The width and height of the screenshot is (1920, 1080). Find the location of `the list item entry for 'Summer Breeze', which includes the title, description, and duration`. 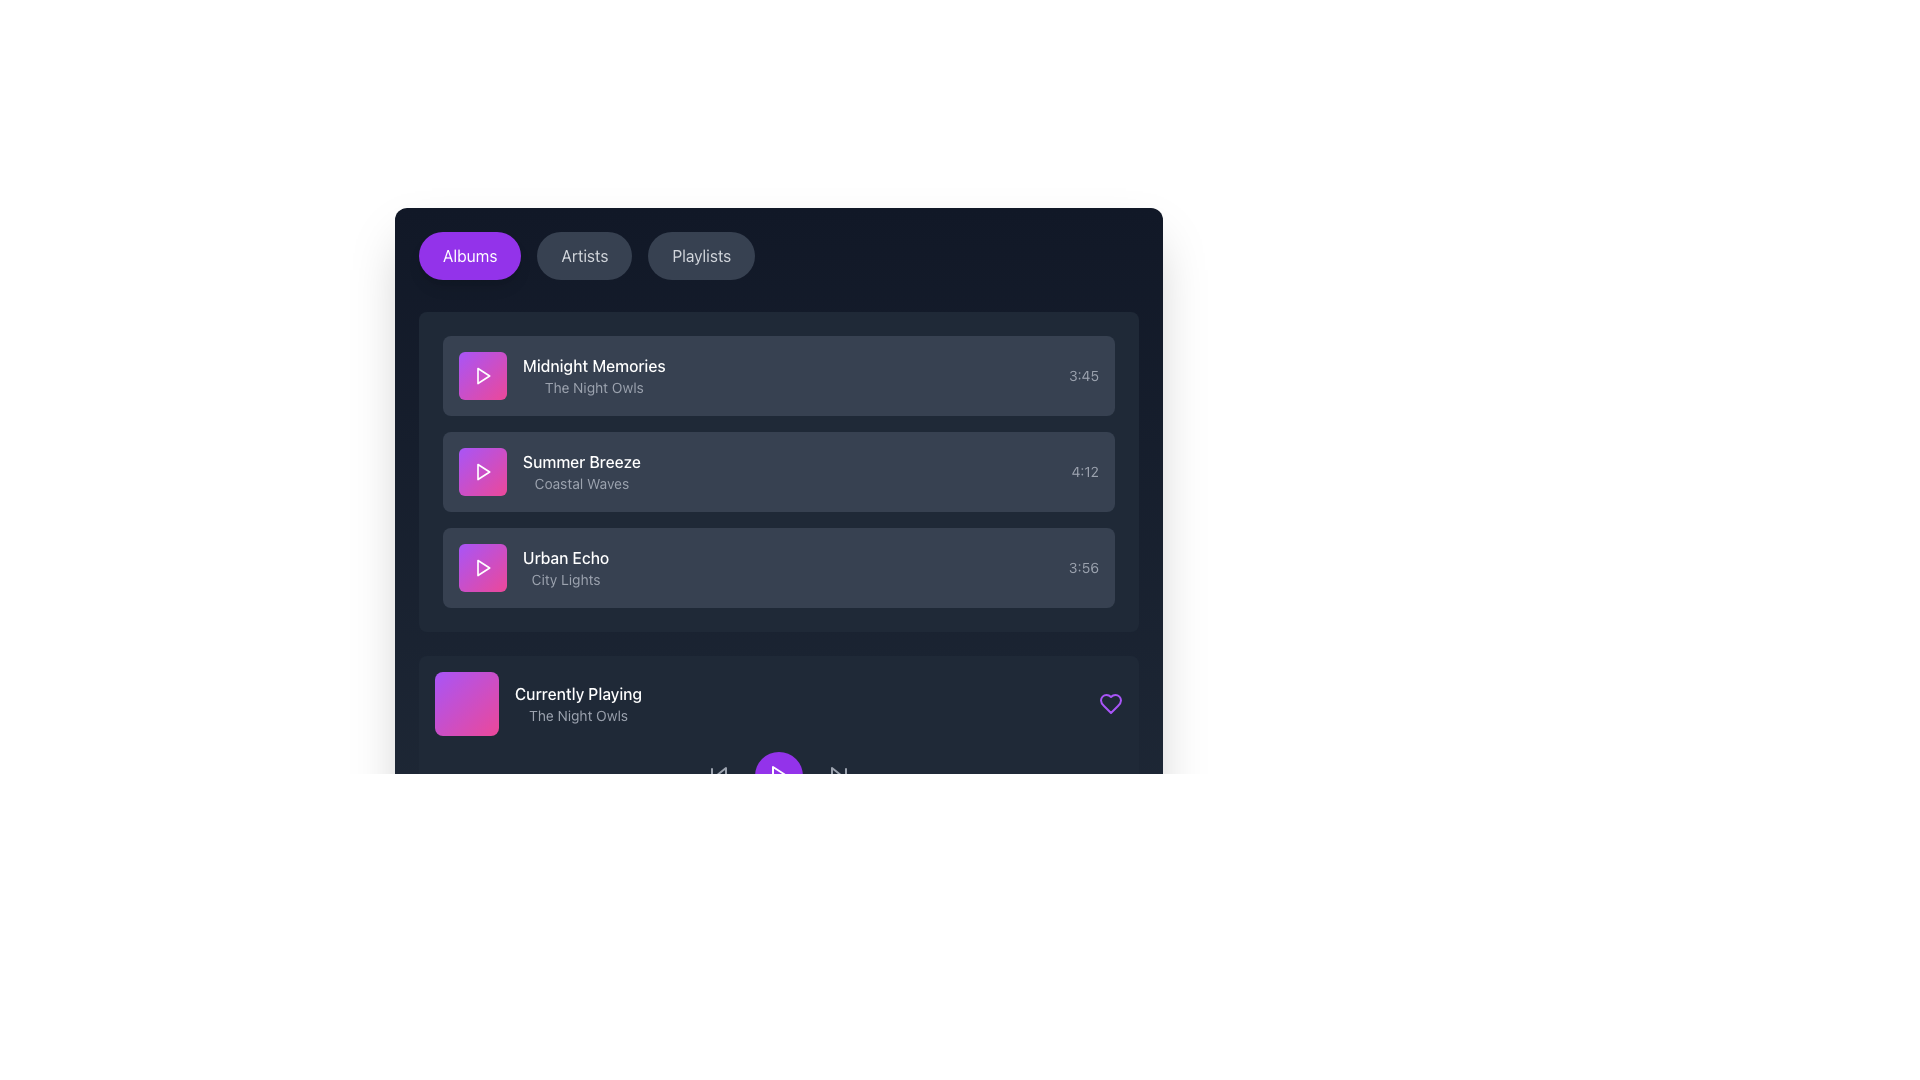

the list item entry for 'Summer Breeze', which includes the title, description, and duration is located at coordinates (777, 471).